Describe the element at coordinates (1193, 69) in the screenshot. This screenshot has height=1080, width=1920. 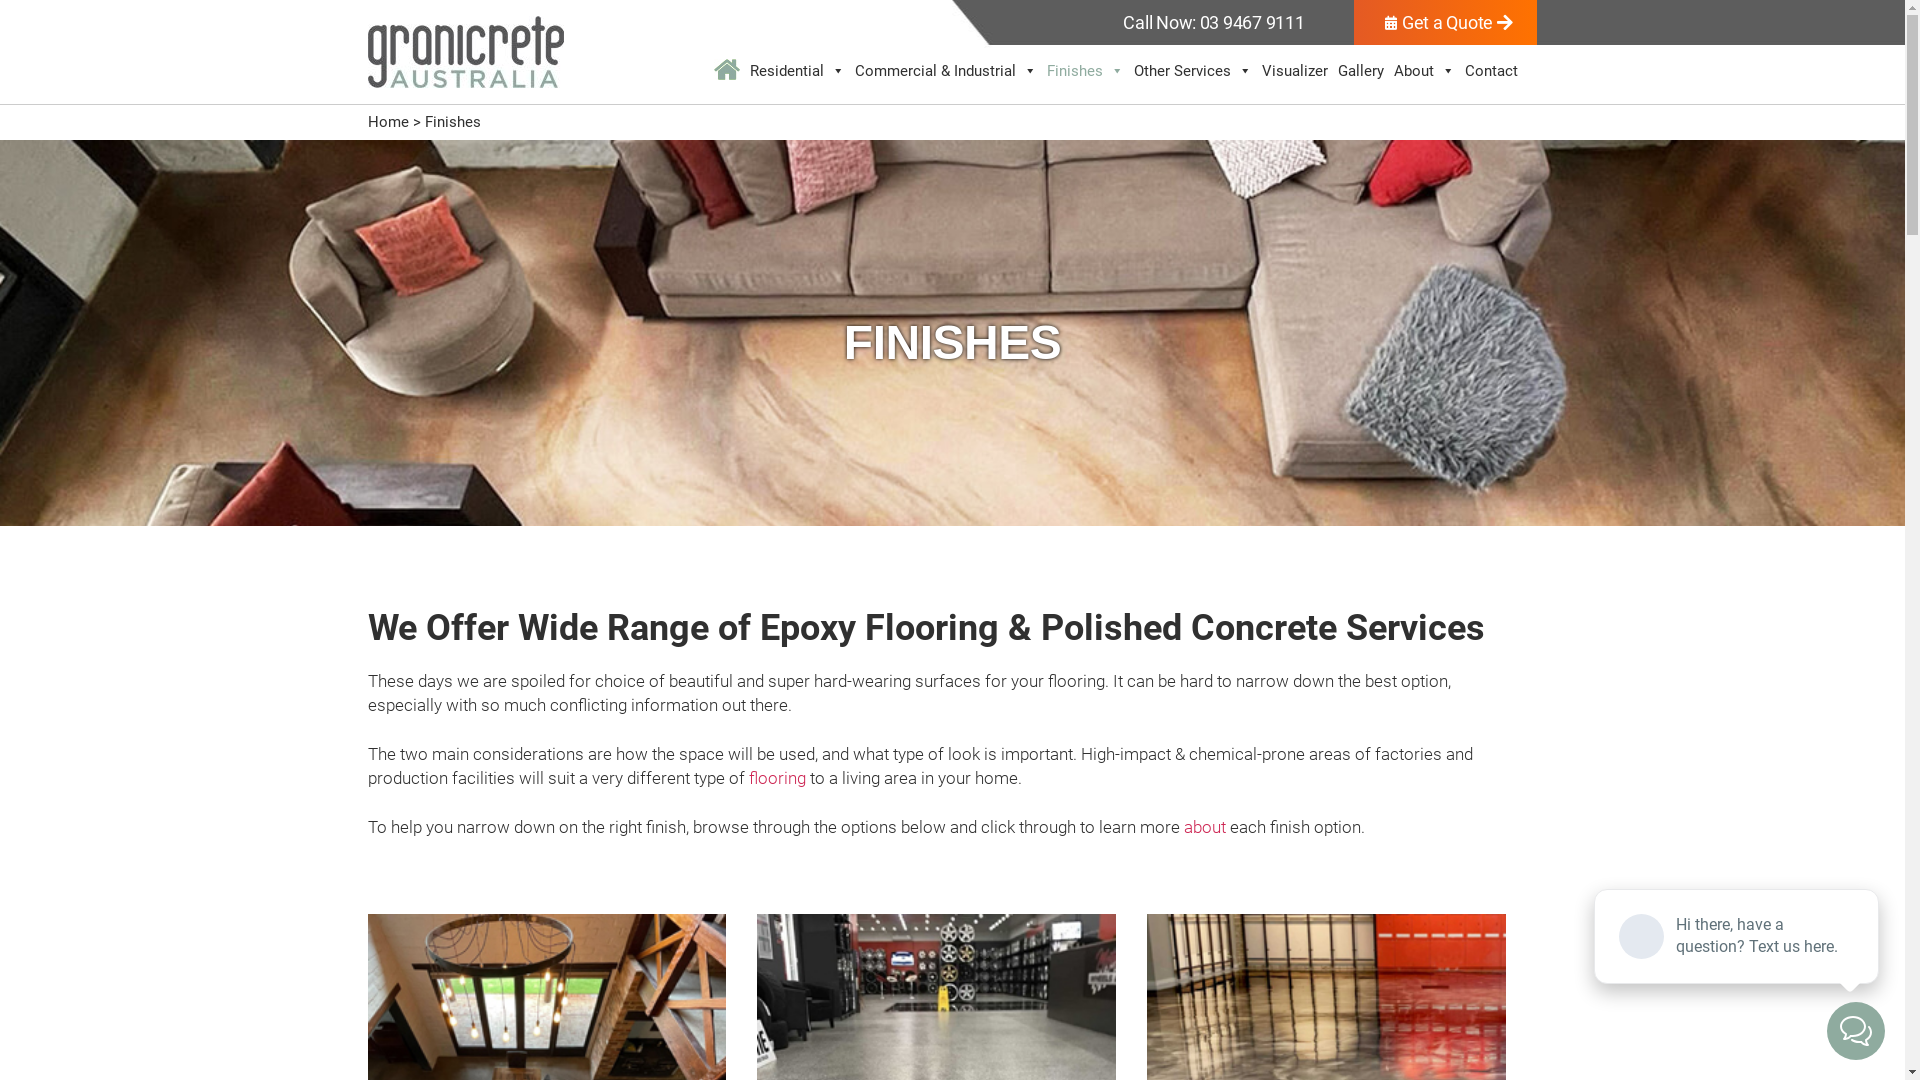
I see `'Other Services'` at that location.